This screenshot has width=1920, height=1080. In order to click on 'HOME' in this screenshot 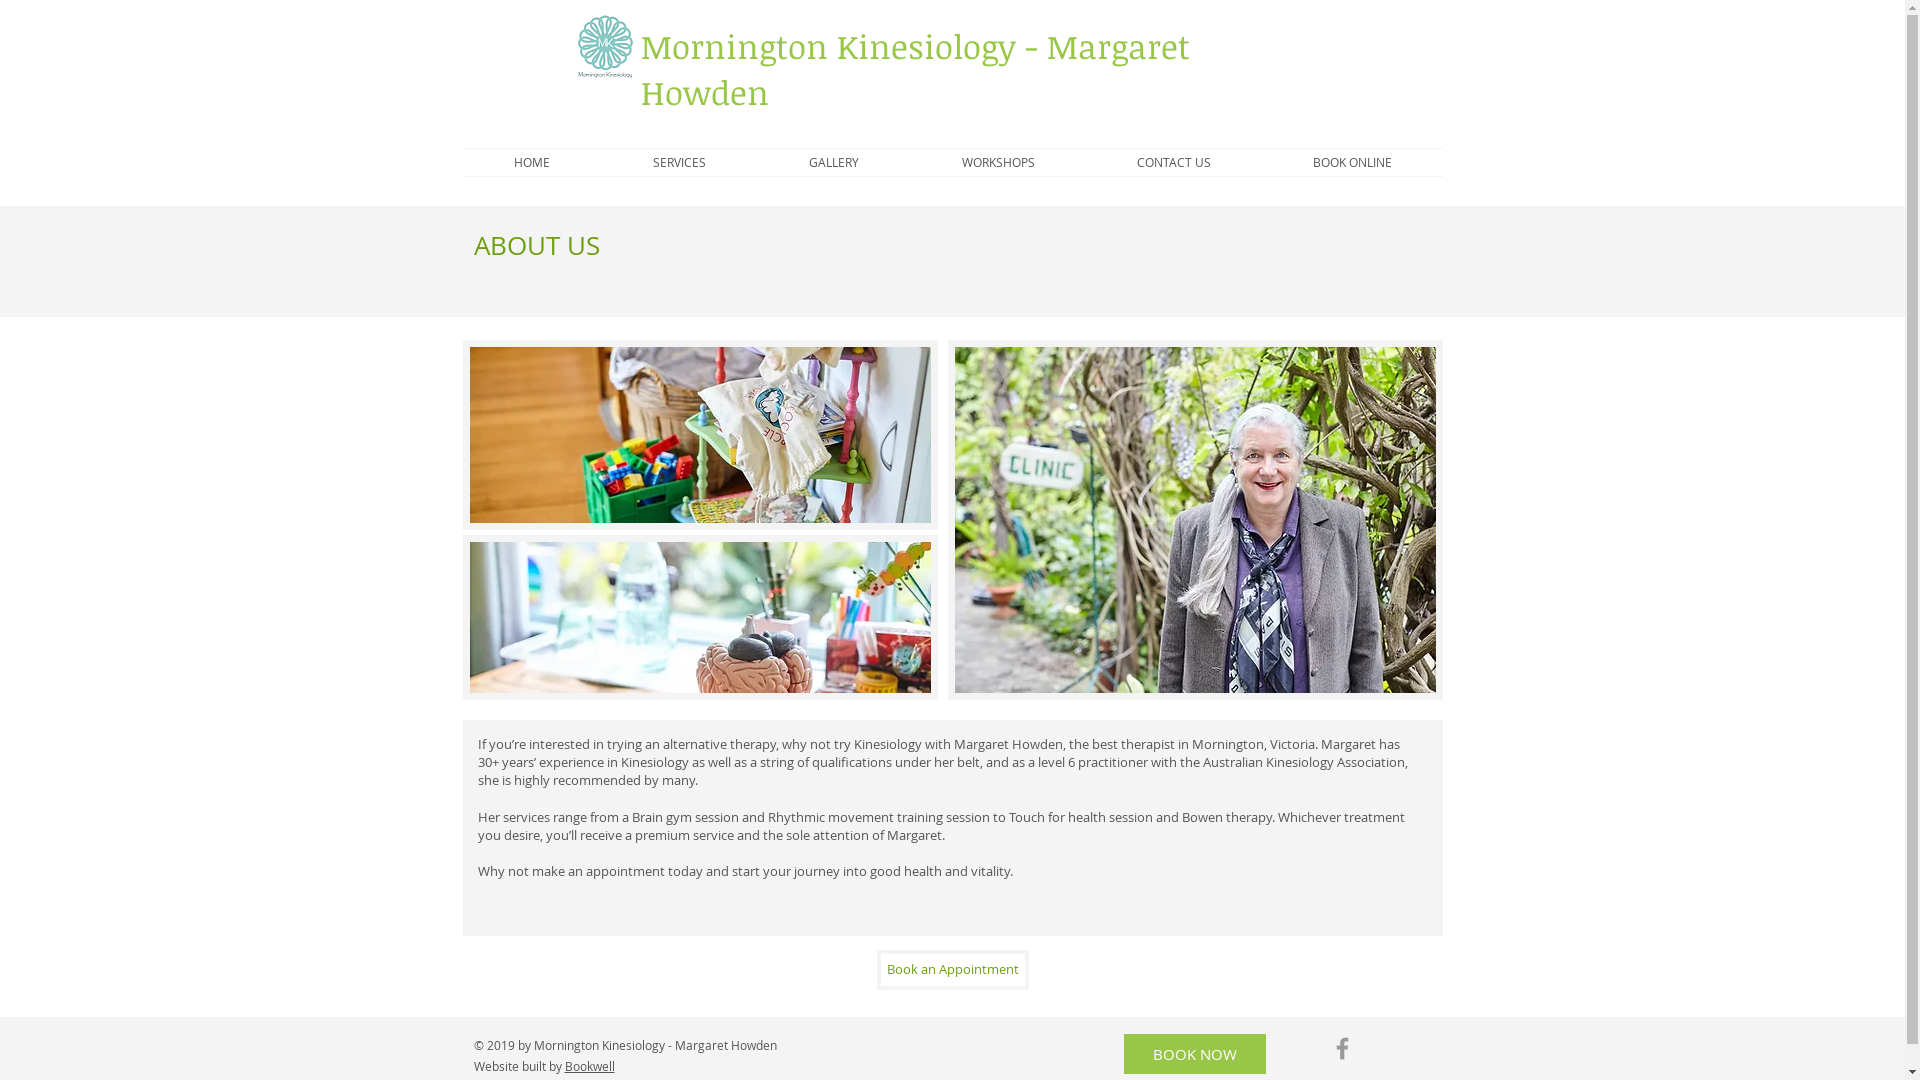, I will do `click(531, 161)`.